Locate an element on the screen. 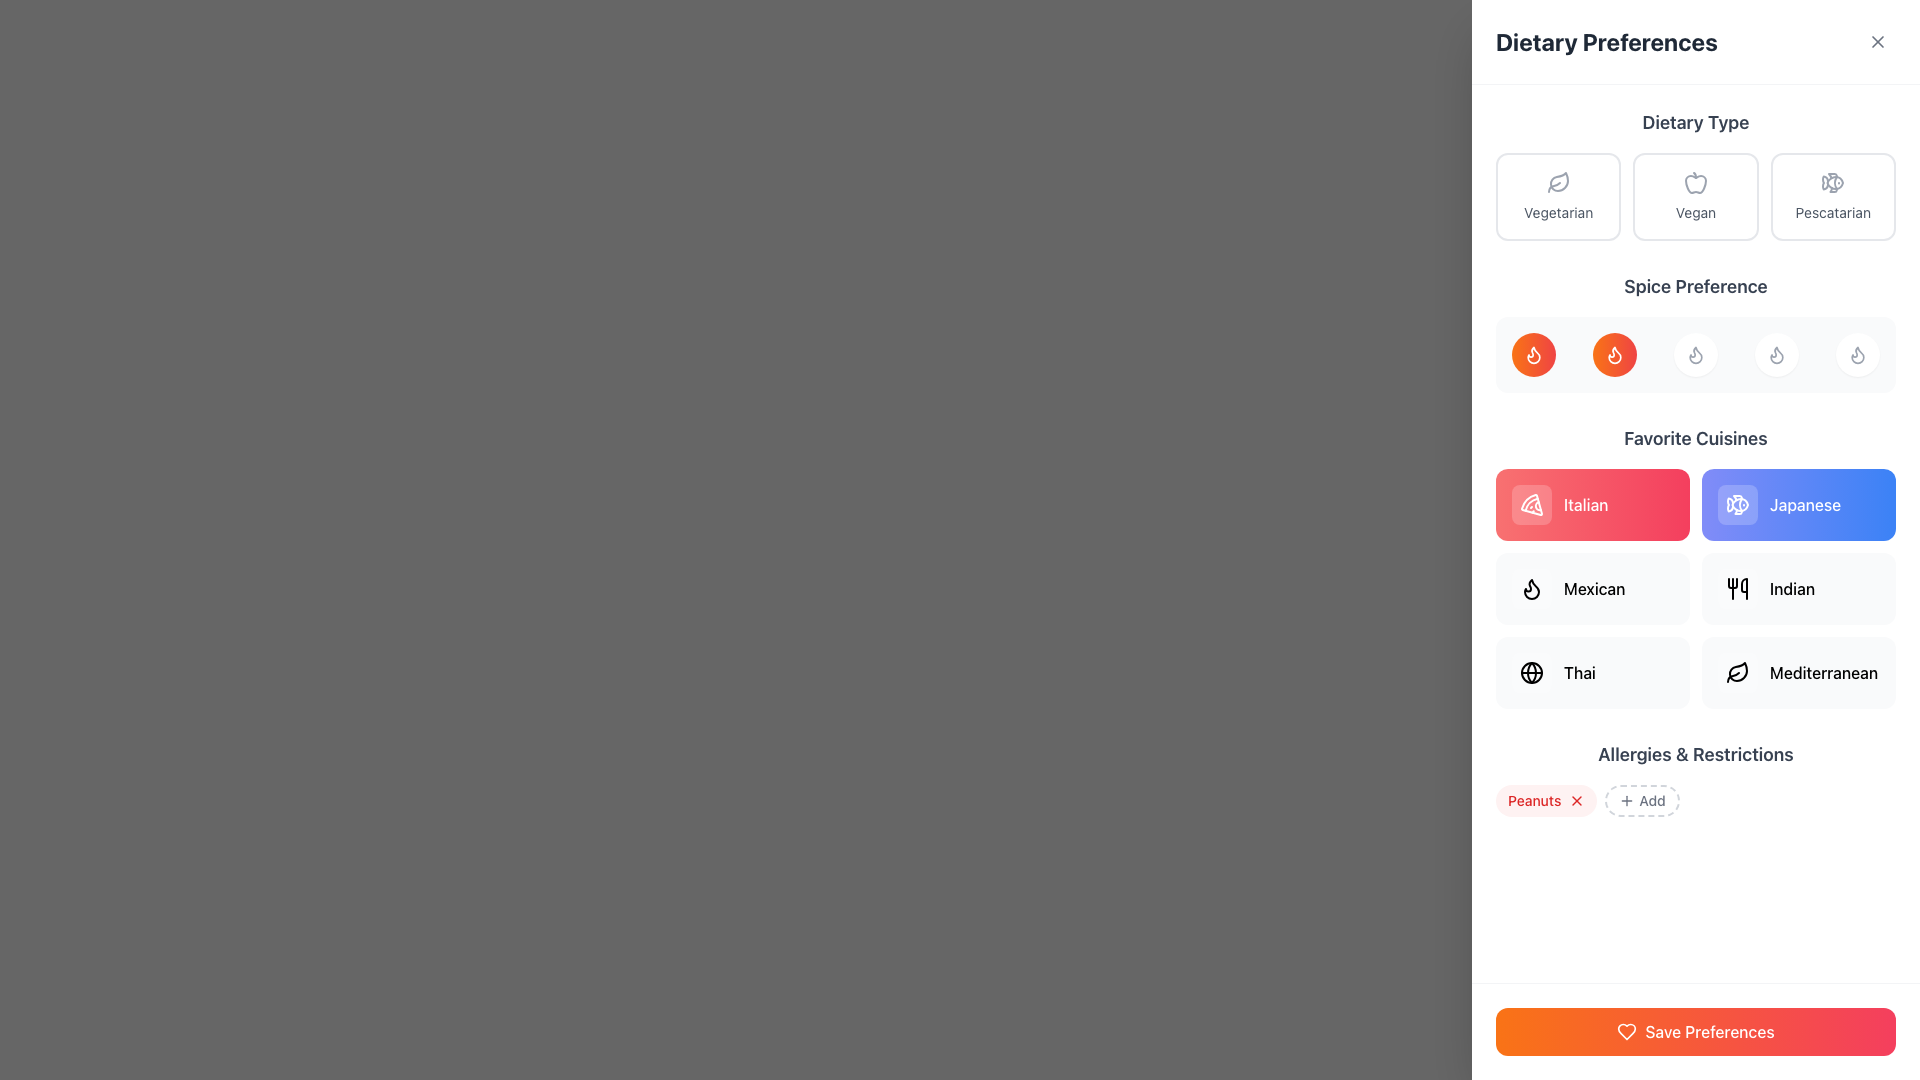 This screenshot has height=1080, width=1920. the selectable option for the 'Mediterranean' cuisine in the 'Favorite Cuisines' grid is located at coordinates (1799, 672).